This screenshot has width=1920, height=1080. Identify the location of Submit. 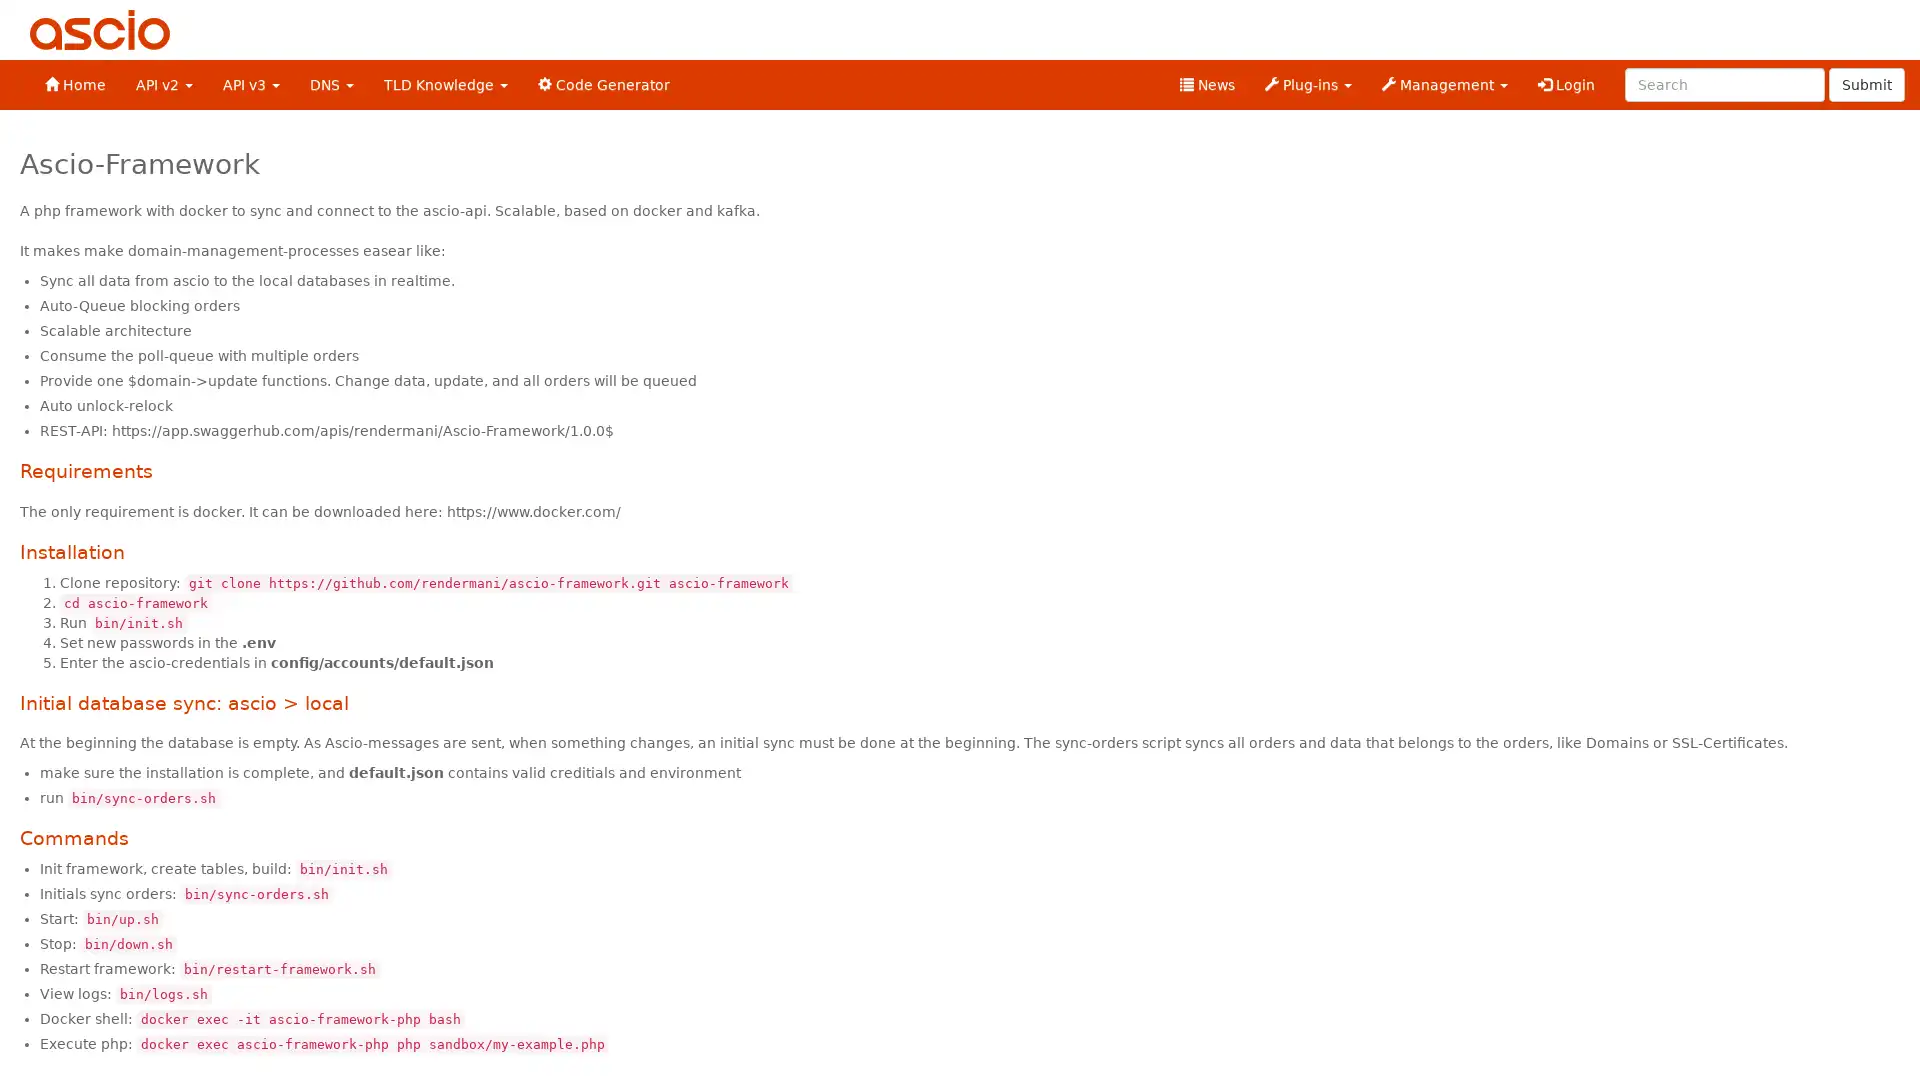
(1866, 83).